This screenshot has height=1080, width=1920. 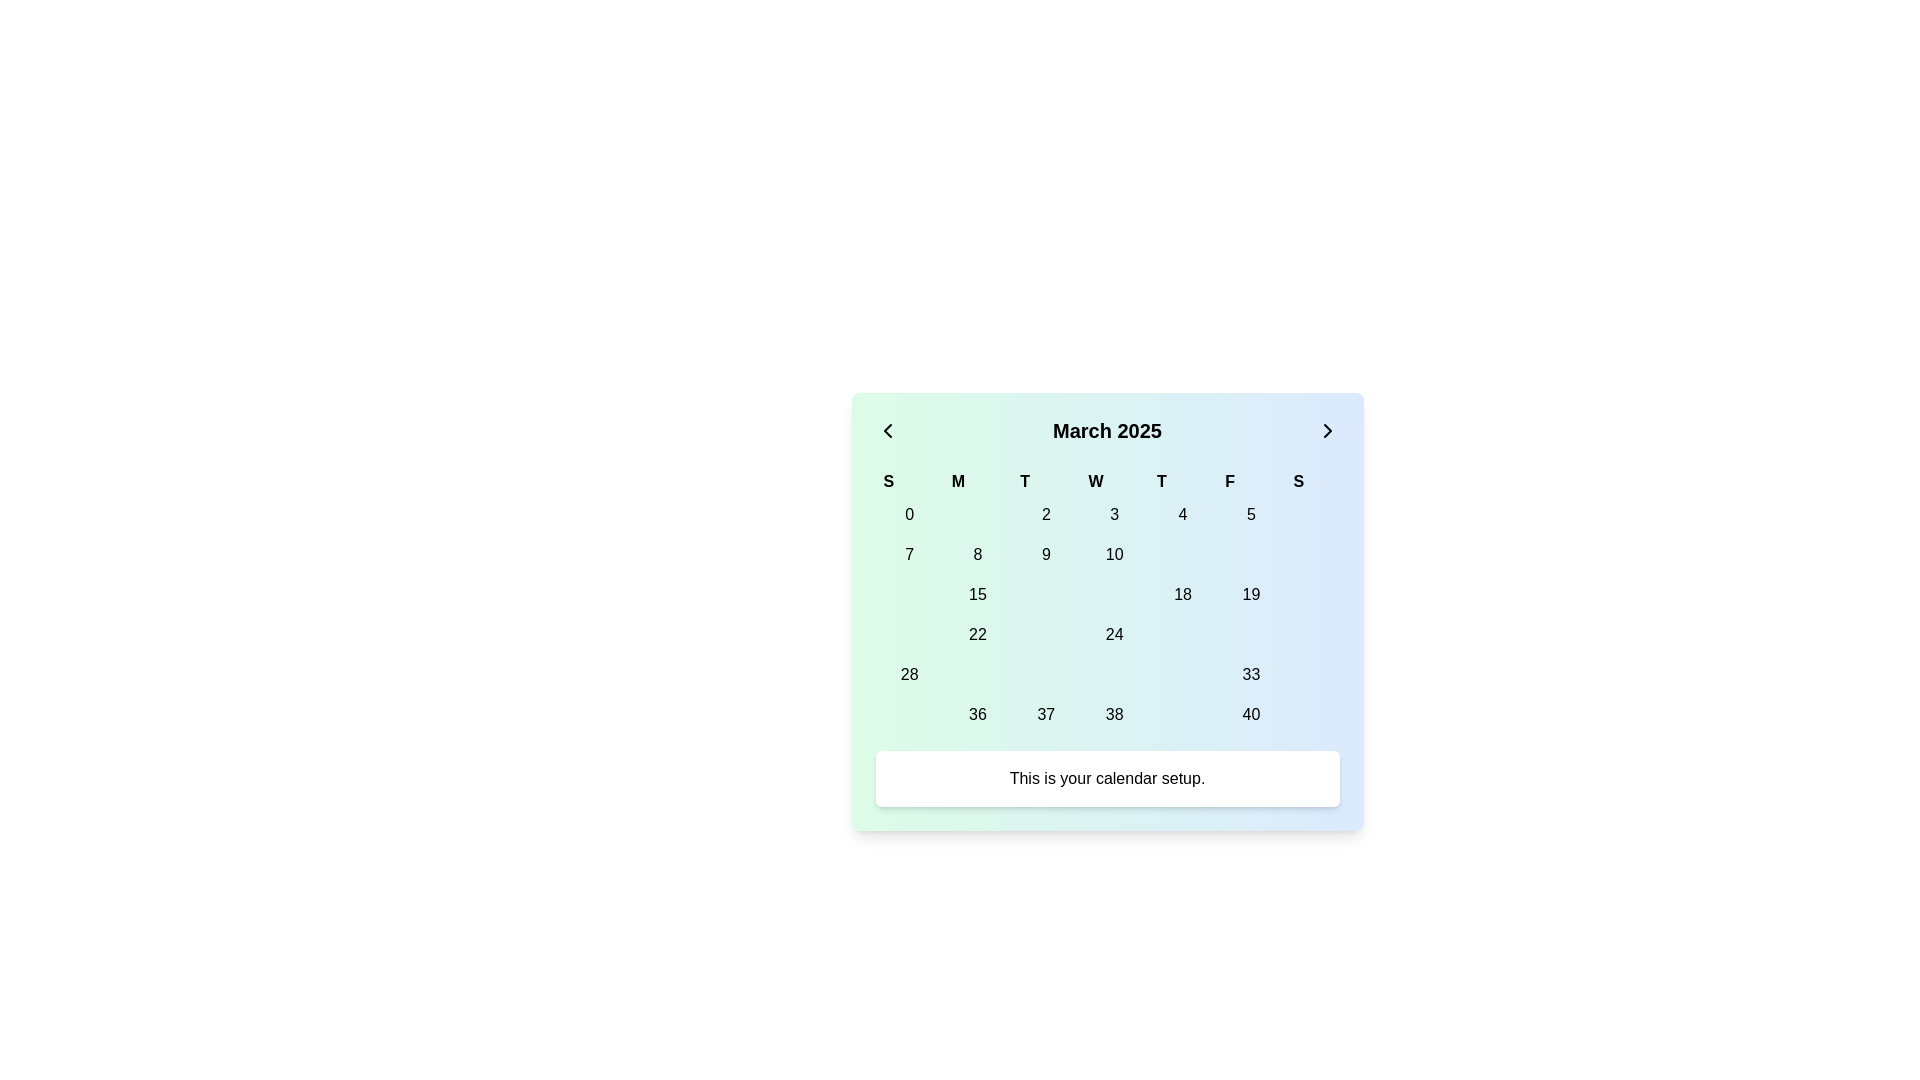 I want to click on the small circular marker indicating a selected date within the calendar interface, located between the dates '24' and '33', so click(x=1113, y=675).